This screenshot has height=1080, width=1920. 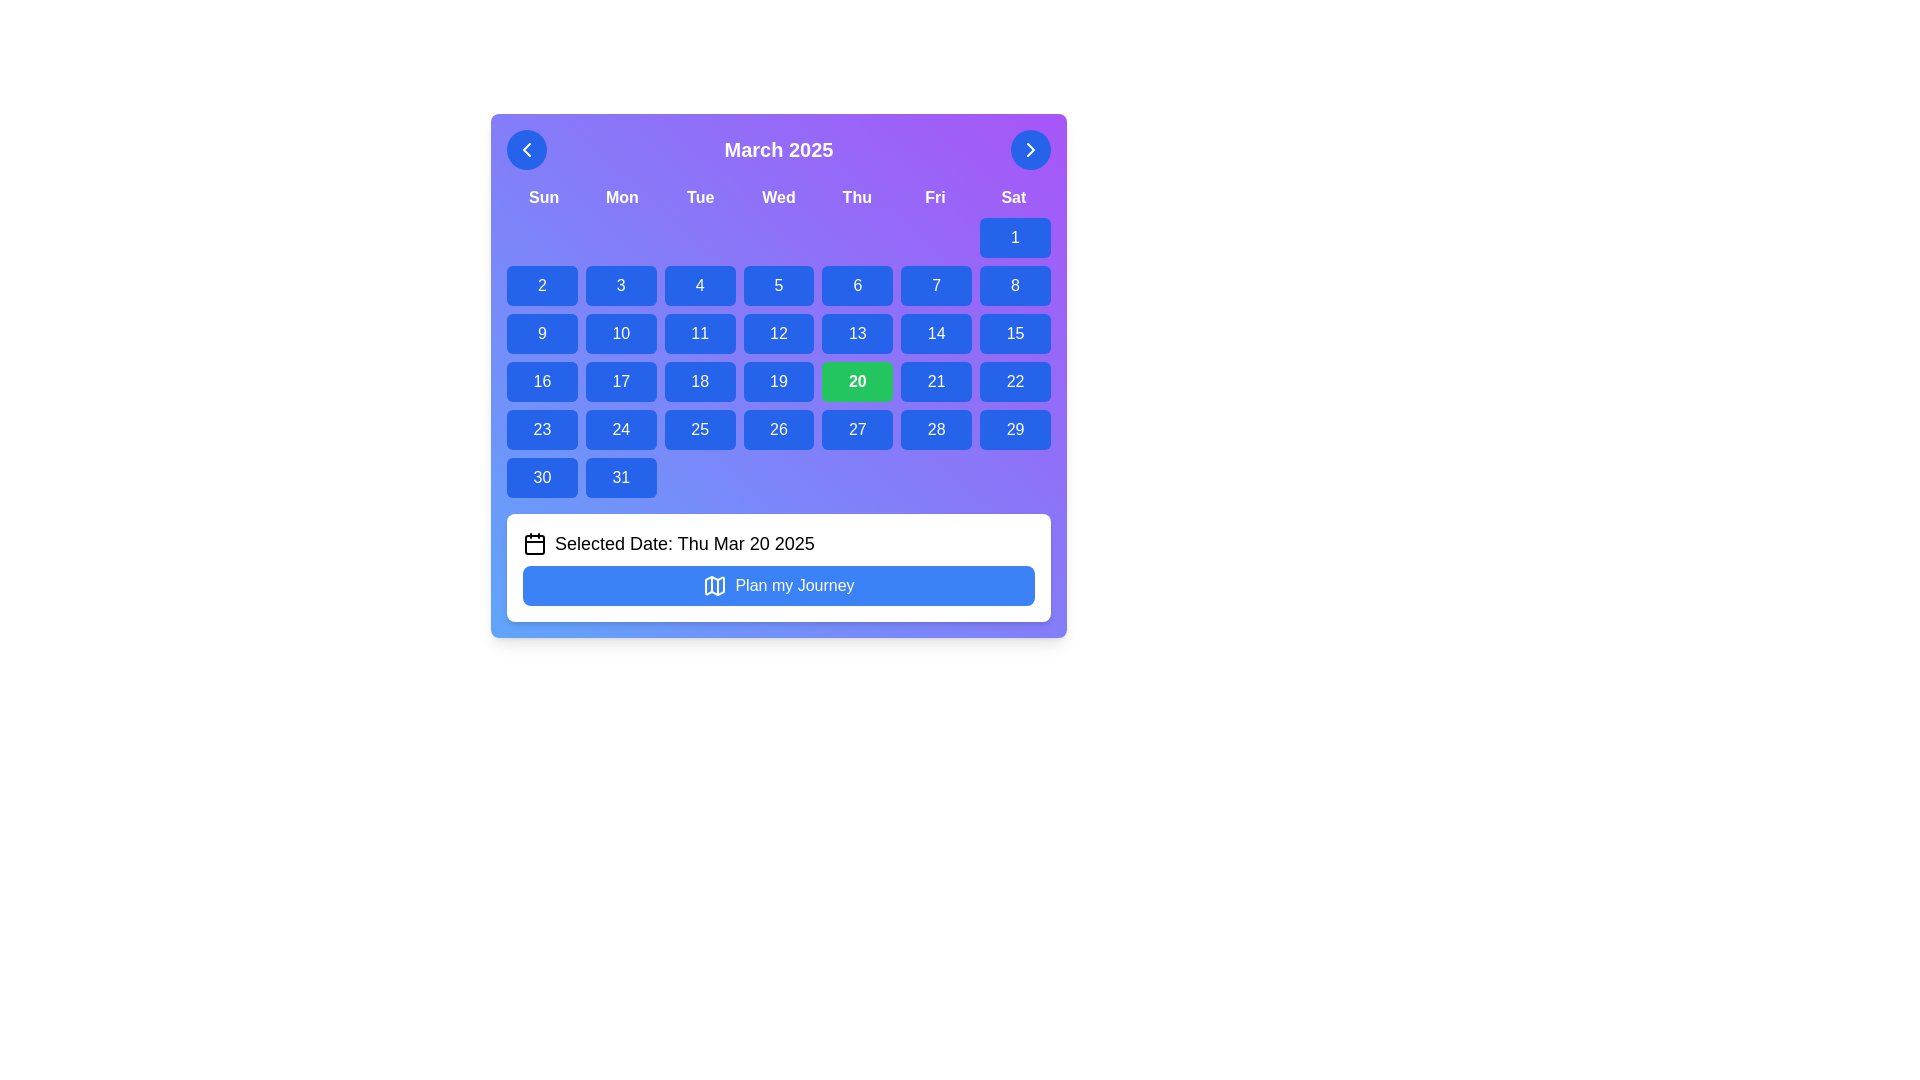 What do you see at coordinates (527, 149) in the screenshot?
I see `the left-facing chevron icon within the circular button located in the upper left corner of the calendar interface` at bounding box center [527, 149].